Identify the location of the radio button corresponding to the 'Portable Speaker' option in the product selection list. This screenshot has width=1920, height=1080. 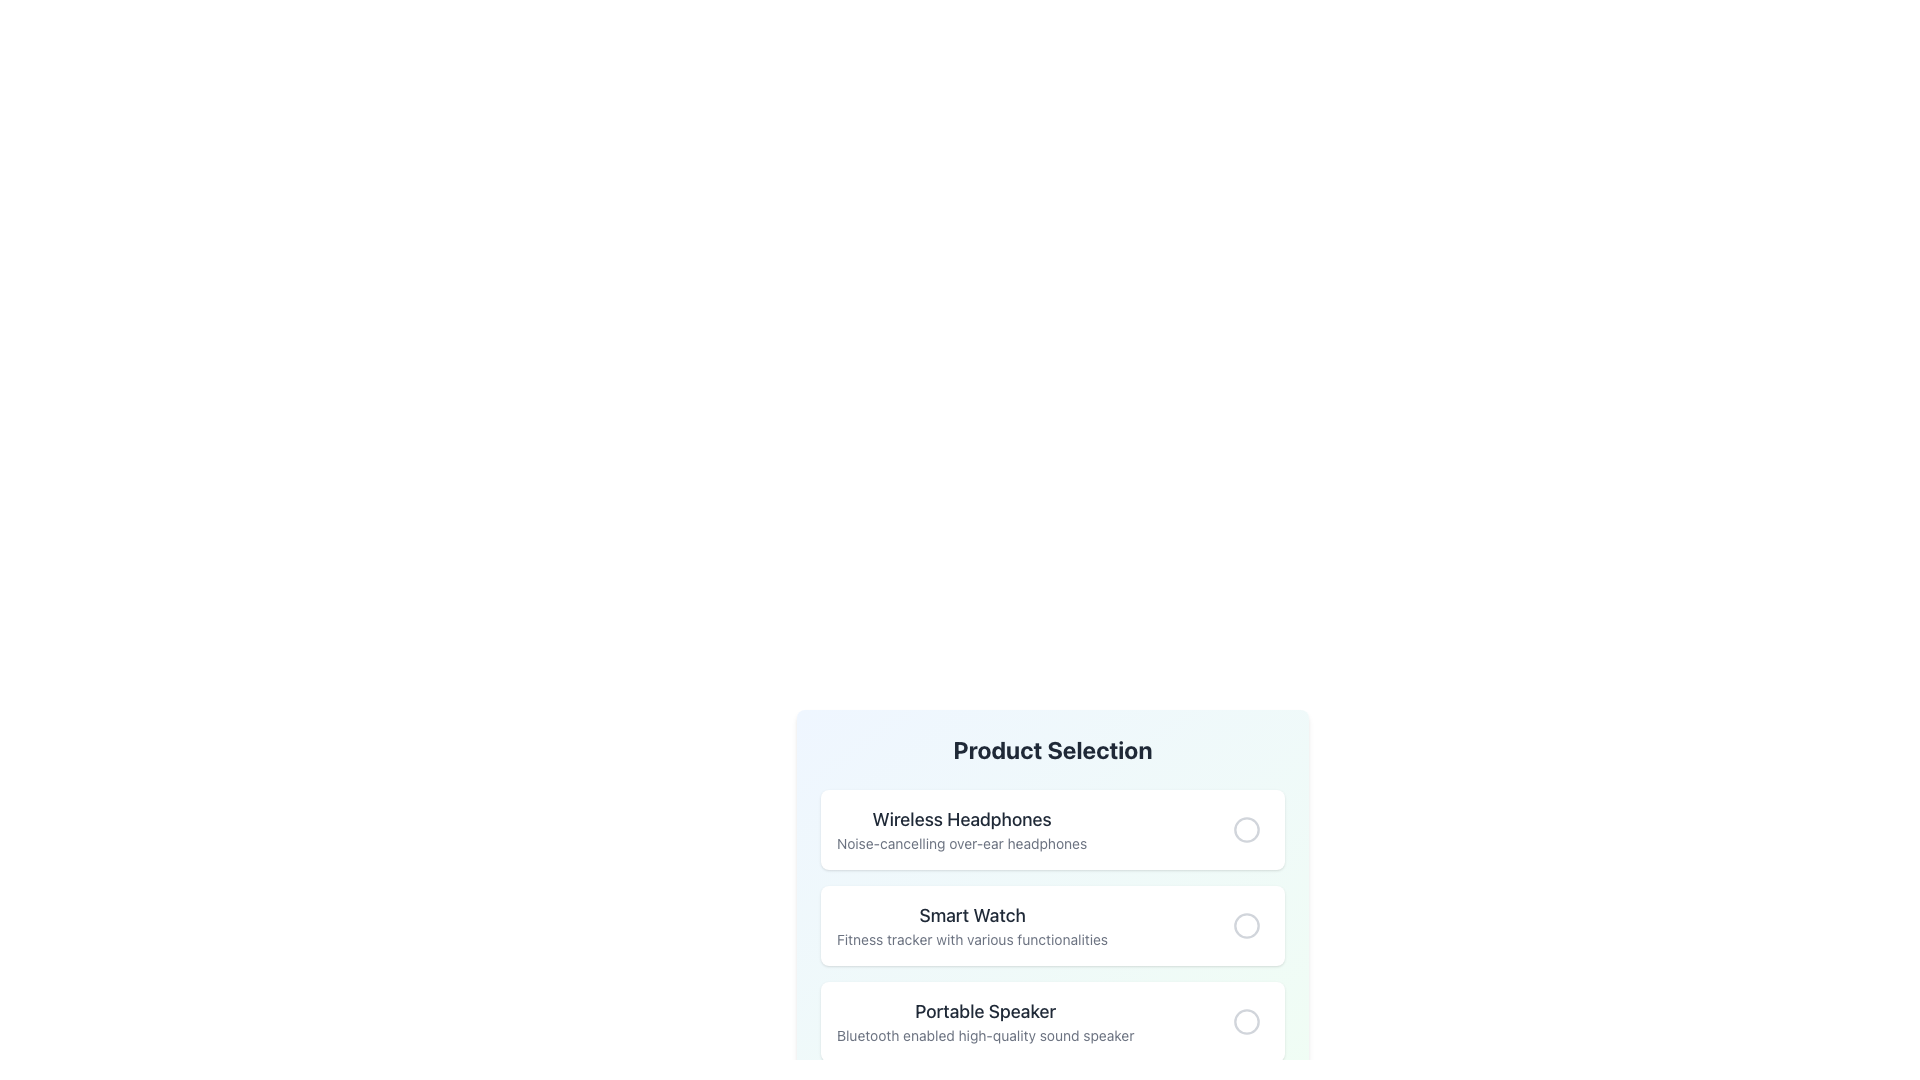
(1246, 1021).